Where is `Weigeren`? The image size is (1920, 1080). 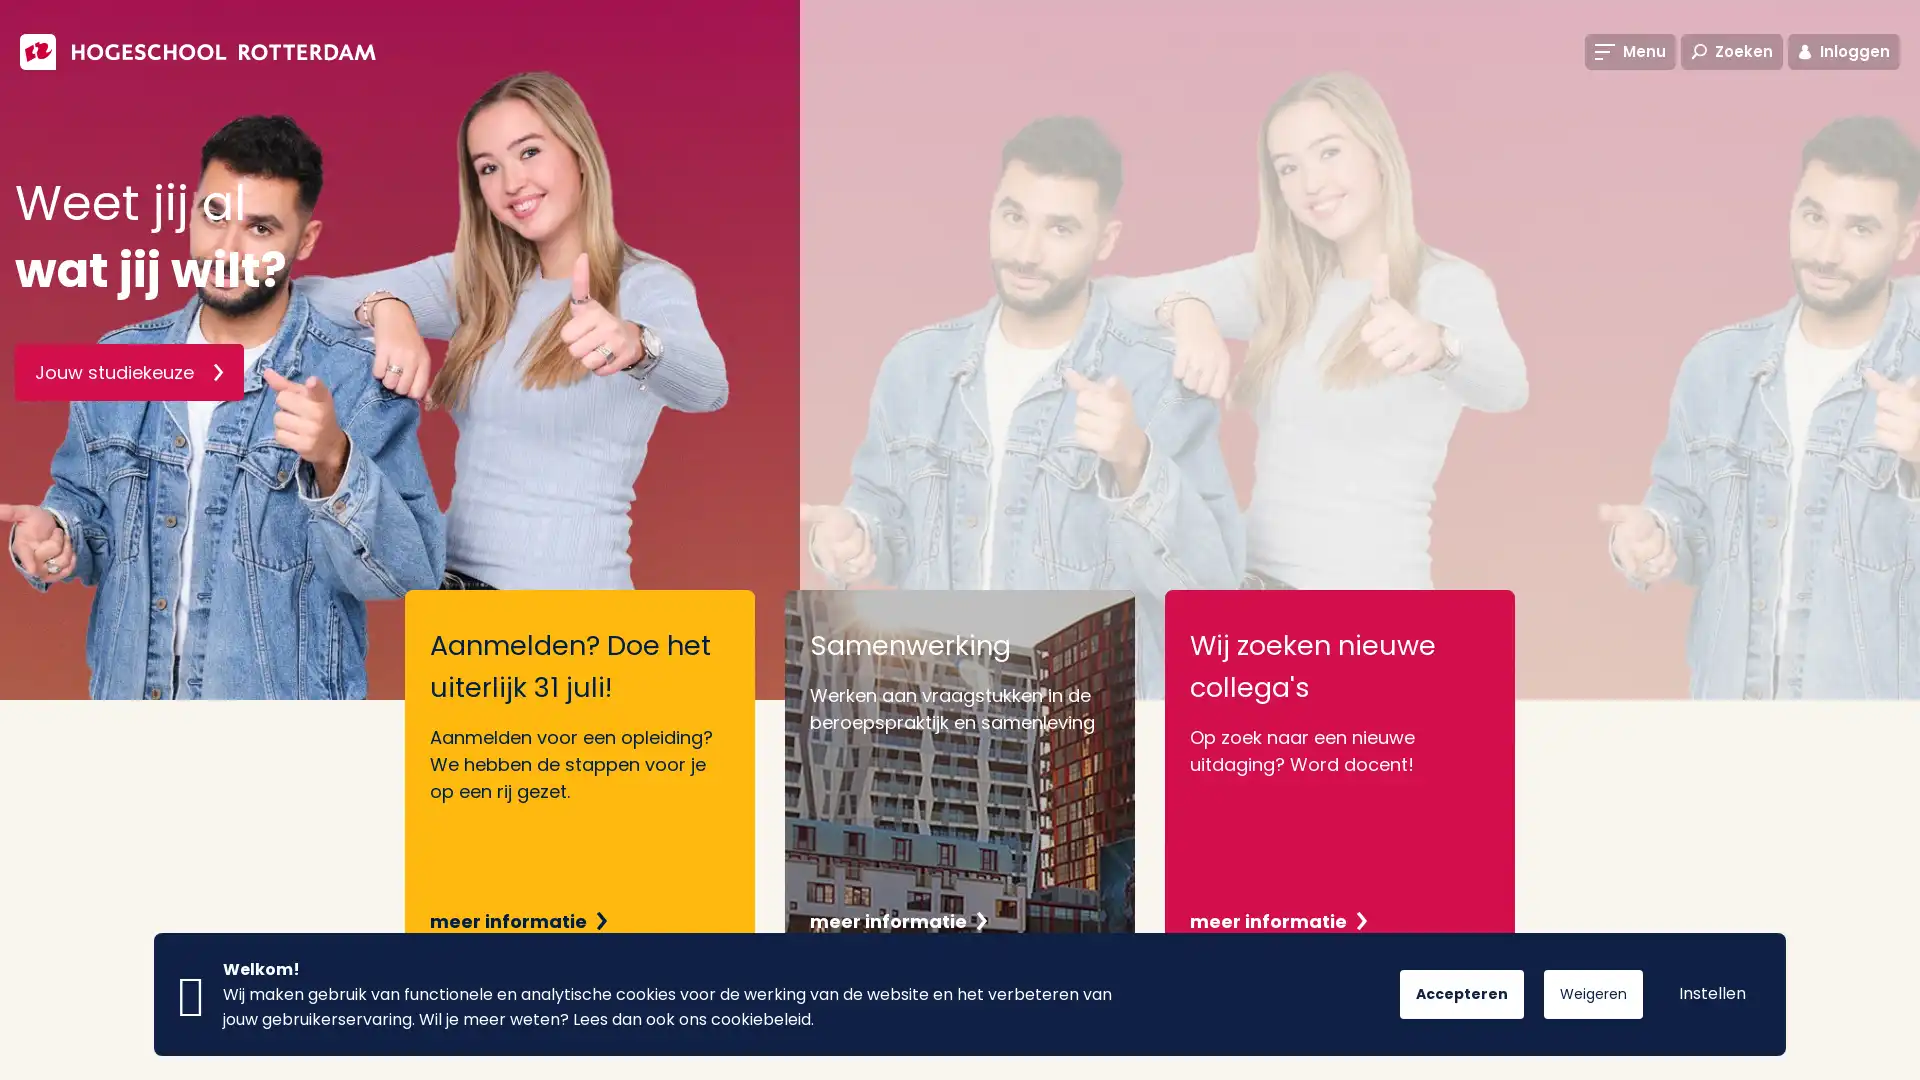
Weigeren is located at coordinates (1591, 994).